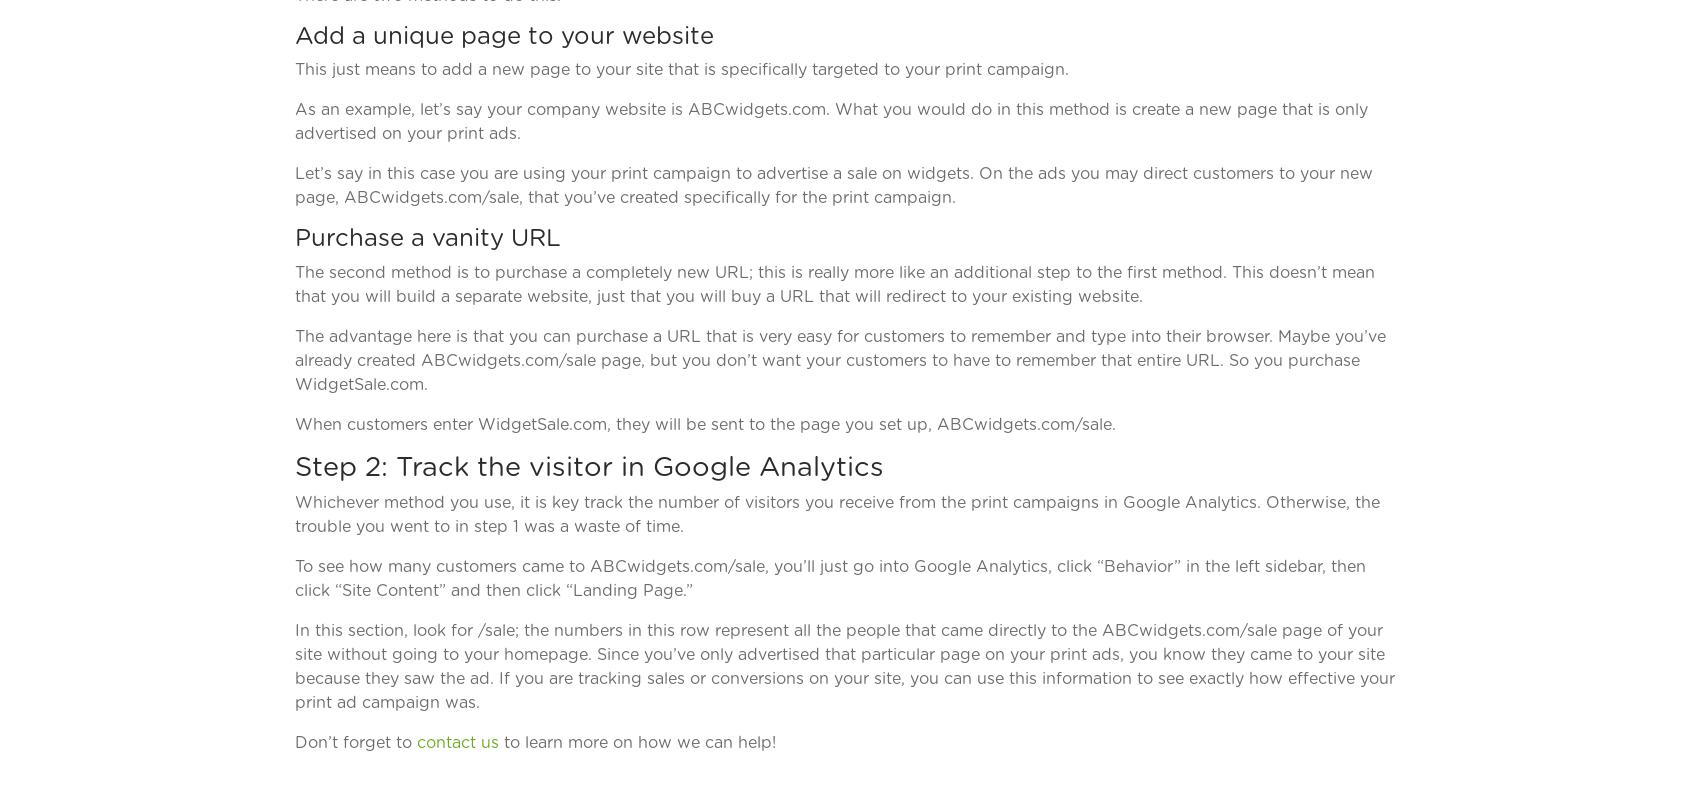 Image resolution: width=1700 pixels, height=810 pixels. What do you see at coordinates (682, 69) in the screenshot?
I see `'This just means to add a new page to your site that is specifically targeted to your print campaign.'` at bounding box center [682, 69].